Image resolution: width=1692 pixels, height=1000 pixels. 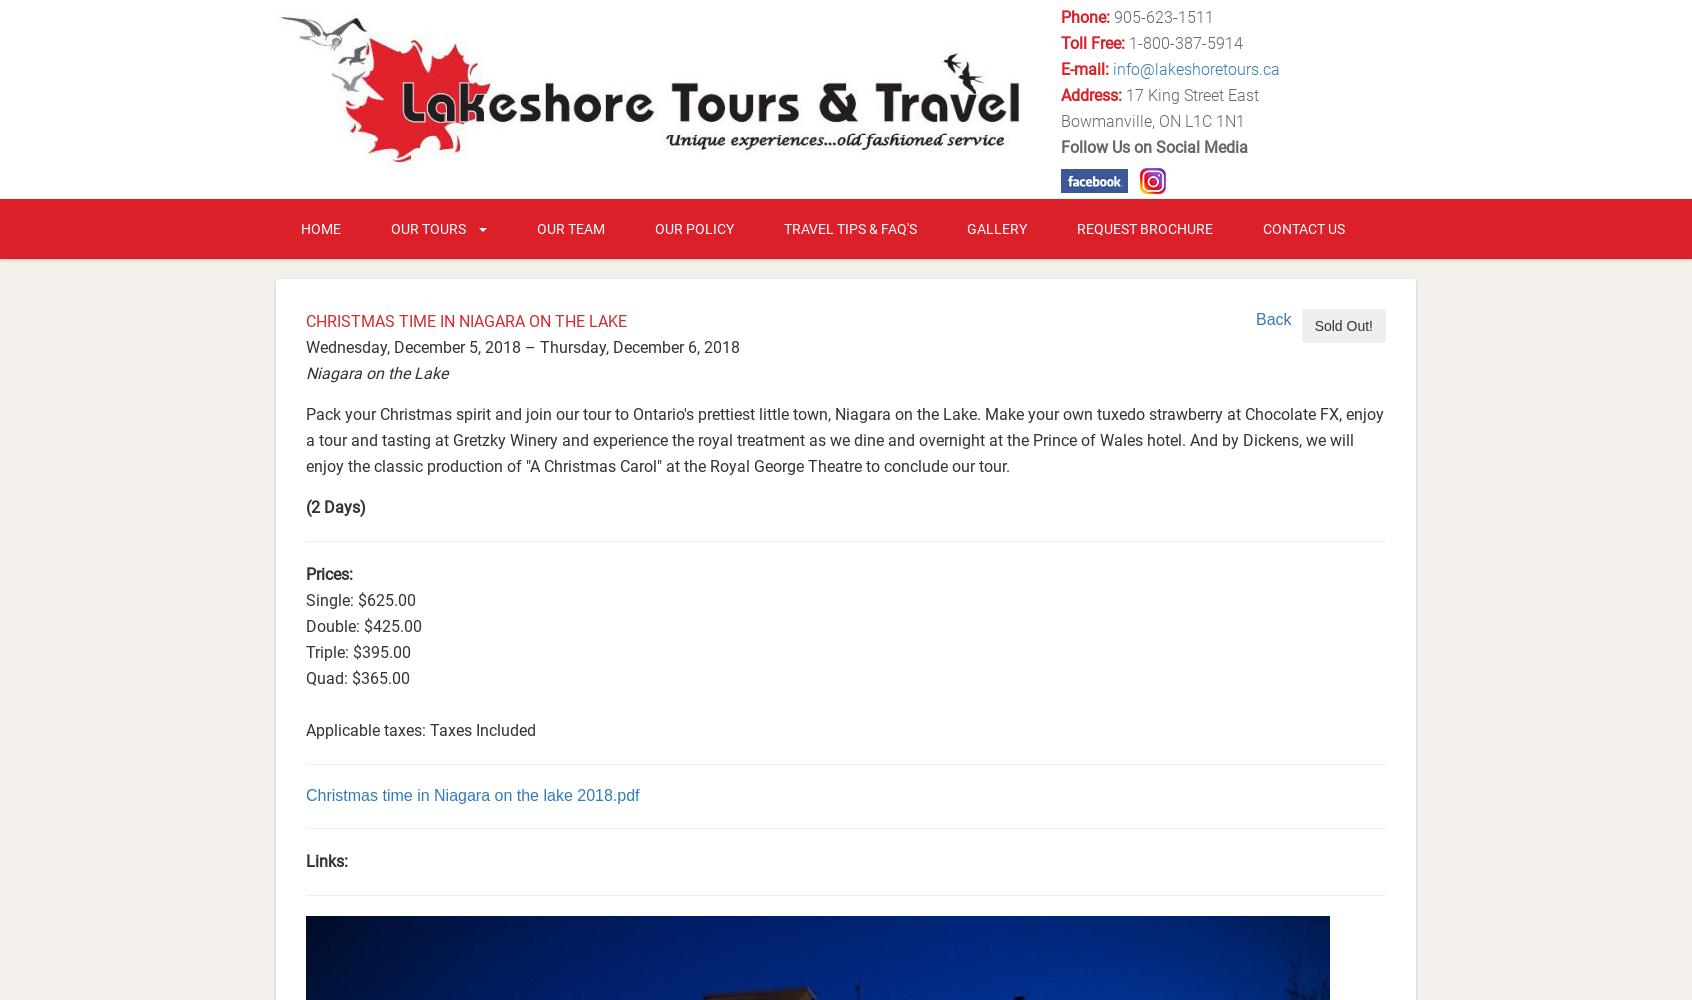 I want to click on 'Wednesday, December 5, 2018 – Thursday, December 6, 2018', so click(x=522, y=345).